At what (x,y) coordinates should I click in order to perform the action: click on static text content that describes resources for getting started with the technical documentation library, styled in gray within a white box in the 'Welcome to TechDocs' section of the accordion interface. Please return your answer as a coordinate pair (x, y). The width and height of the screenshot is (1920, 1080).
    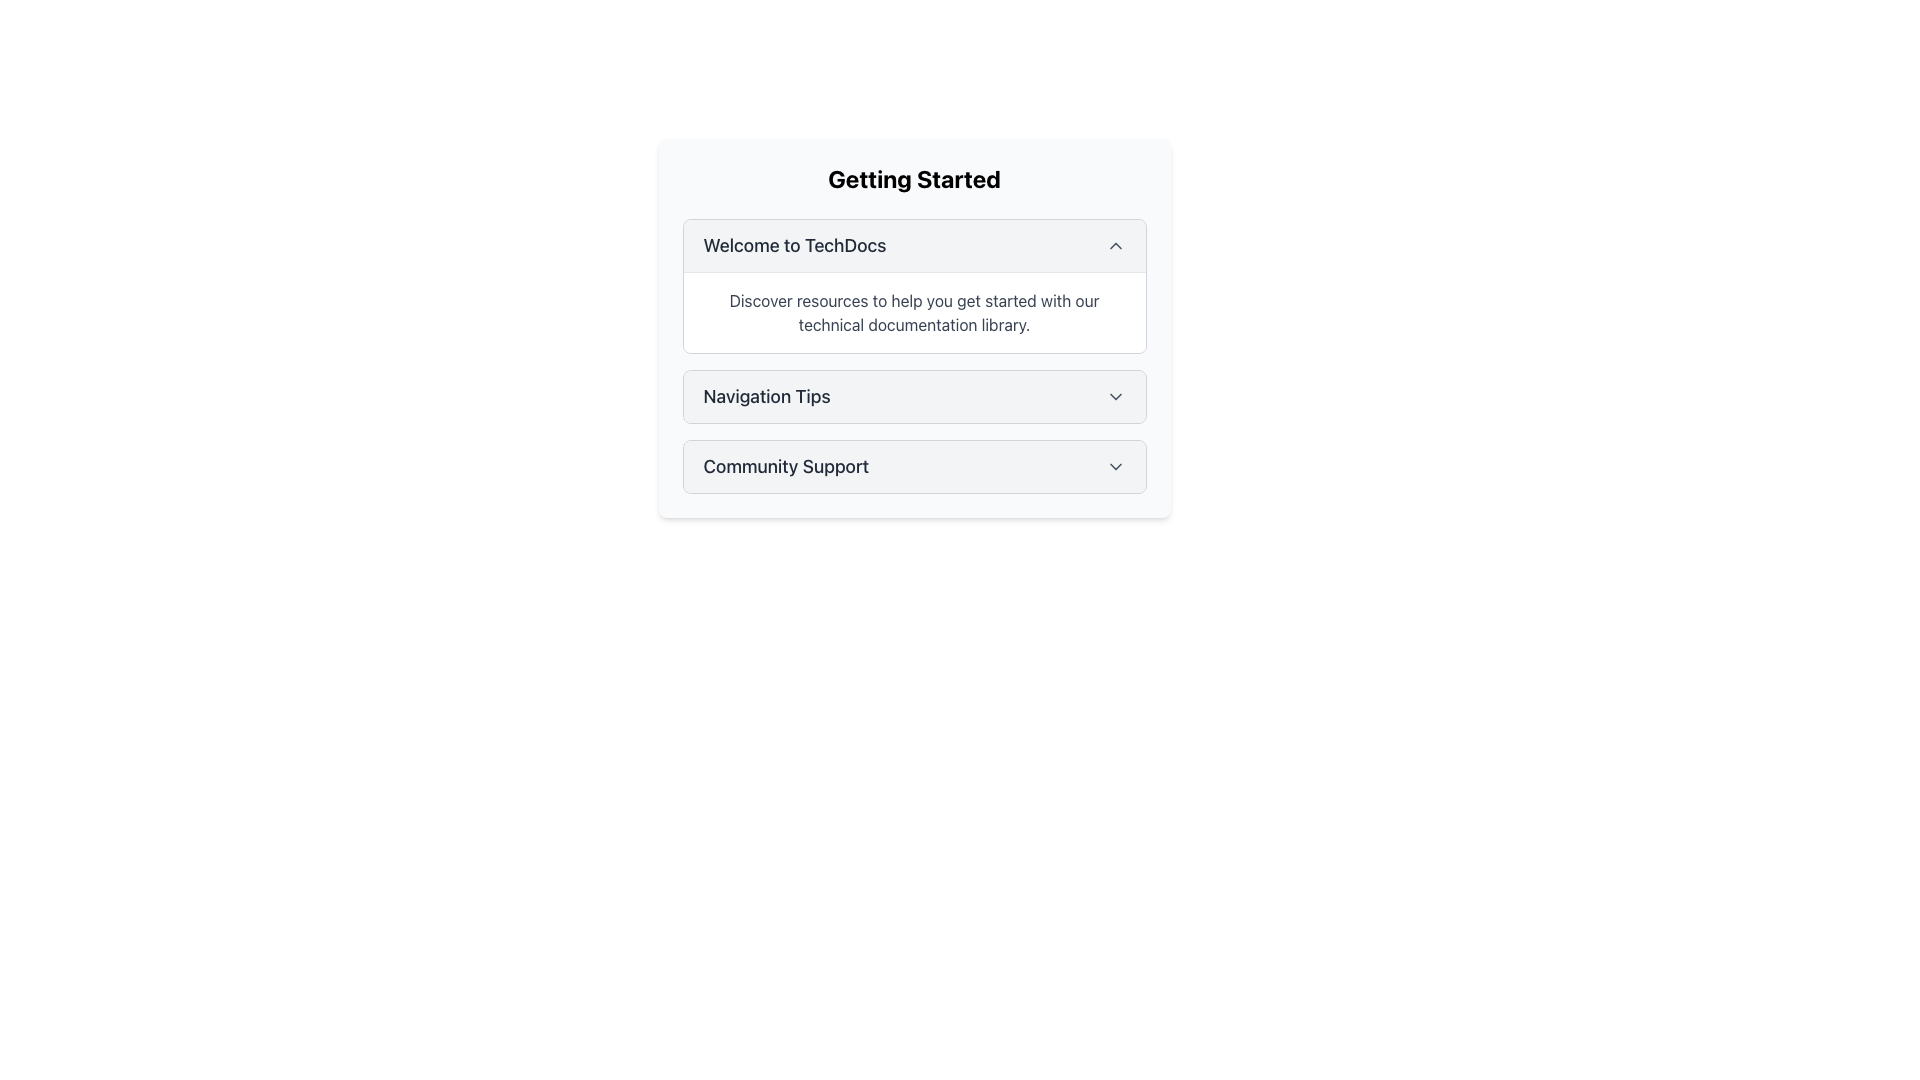
    Looking at the image, I should click on (913, 312).